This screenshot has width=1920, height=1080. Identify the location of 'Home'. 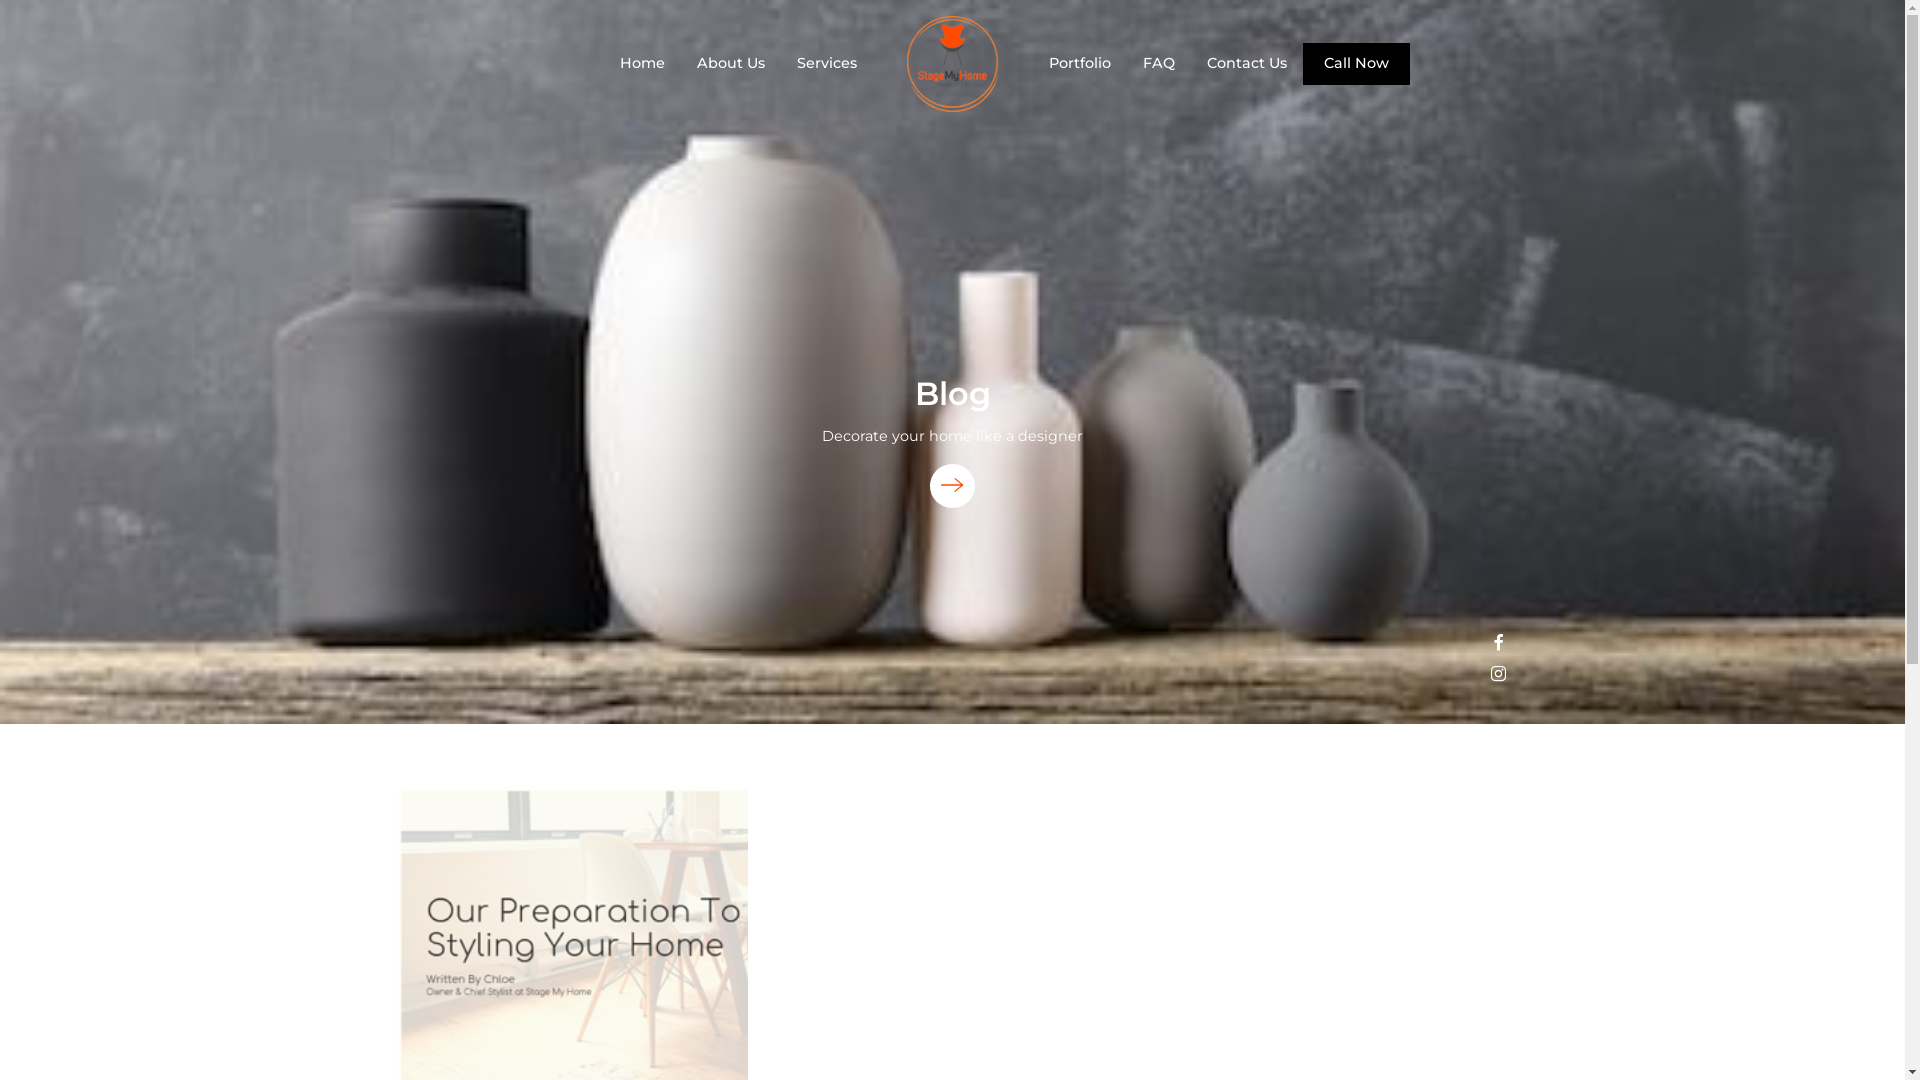
(642, 61).